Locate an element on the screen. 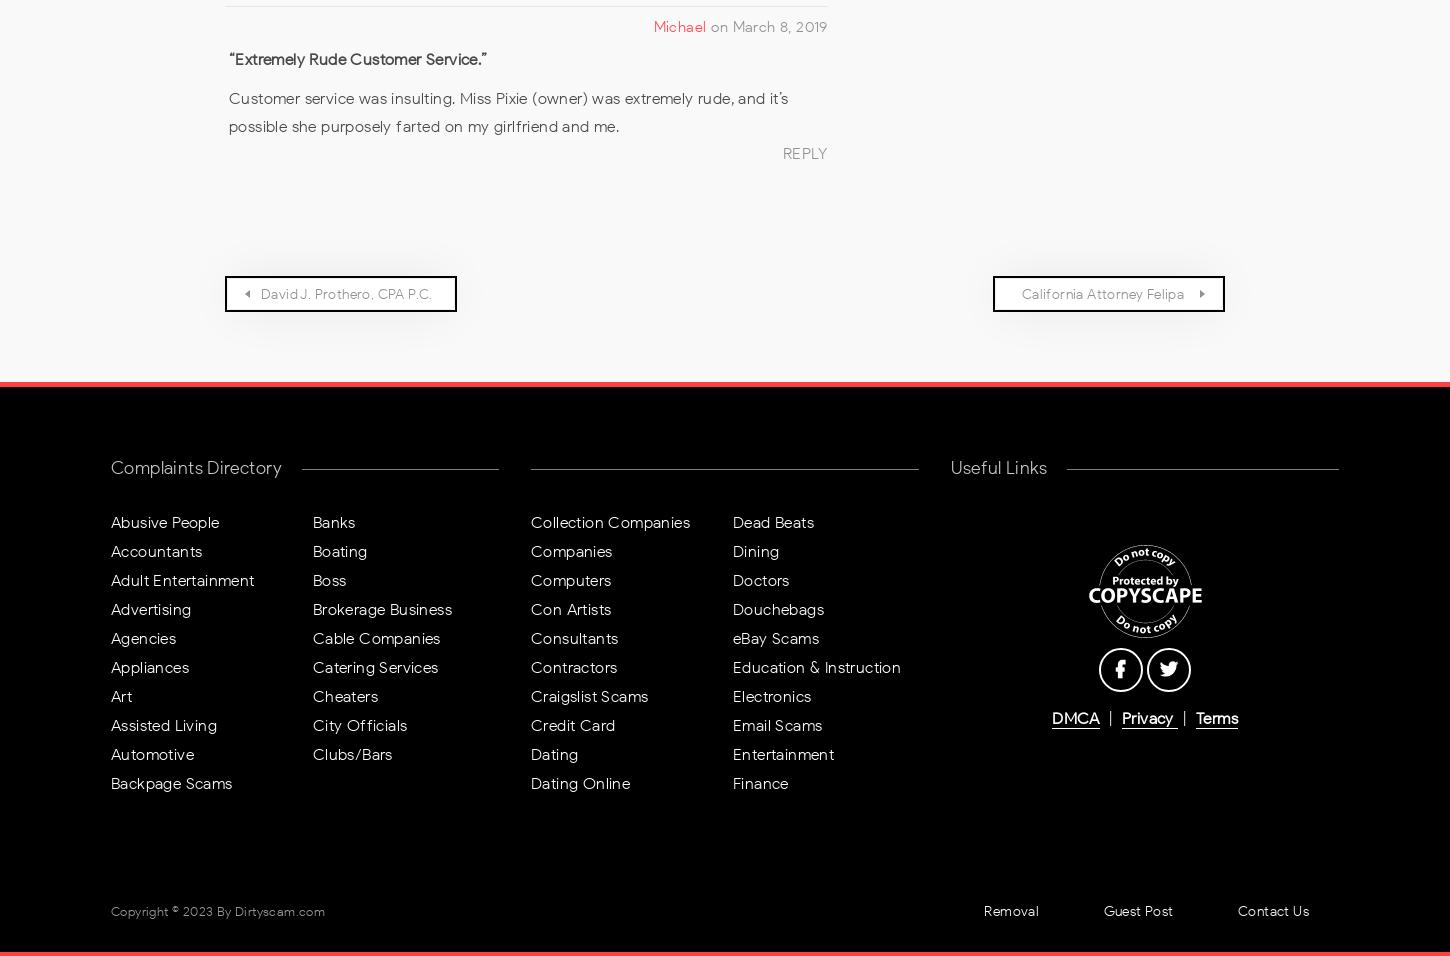 This screenshot has height=956, width=1450. 'Douchebags' is located at coordinates (777, 608).